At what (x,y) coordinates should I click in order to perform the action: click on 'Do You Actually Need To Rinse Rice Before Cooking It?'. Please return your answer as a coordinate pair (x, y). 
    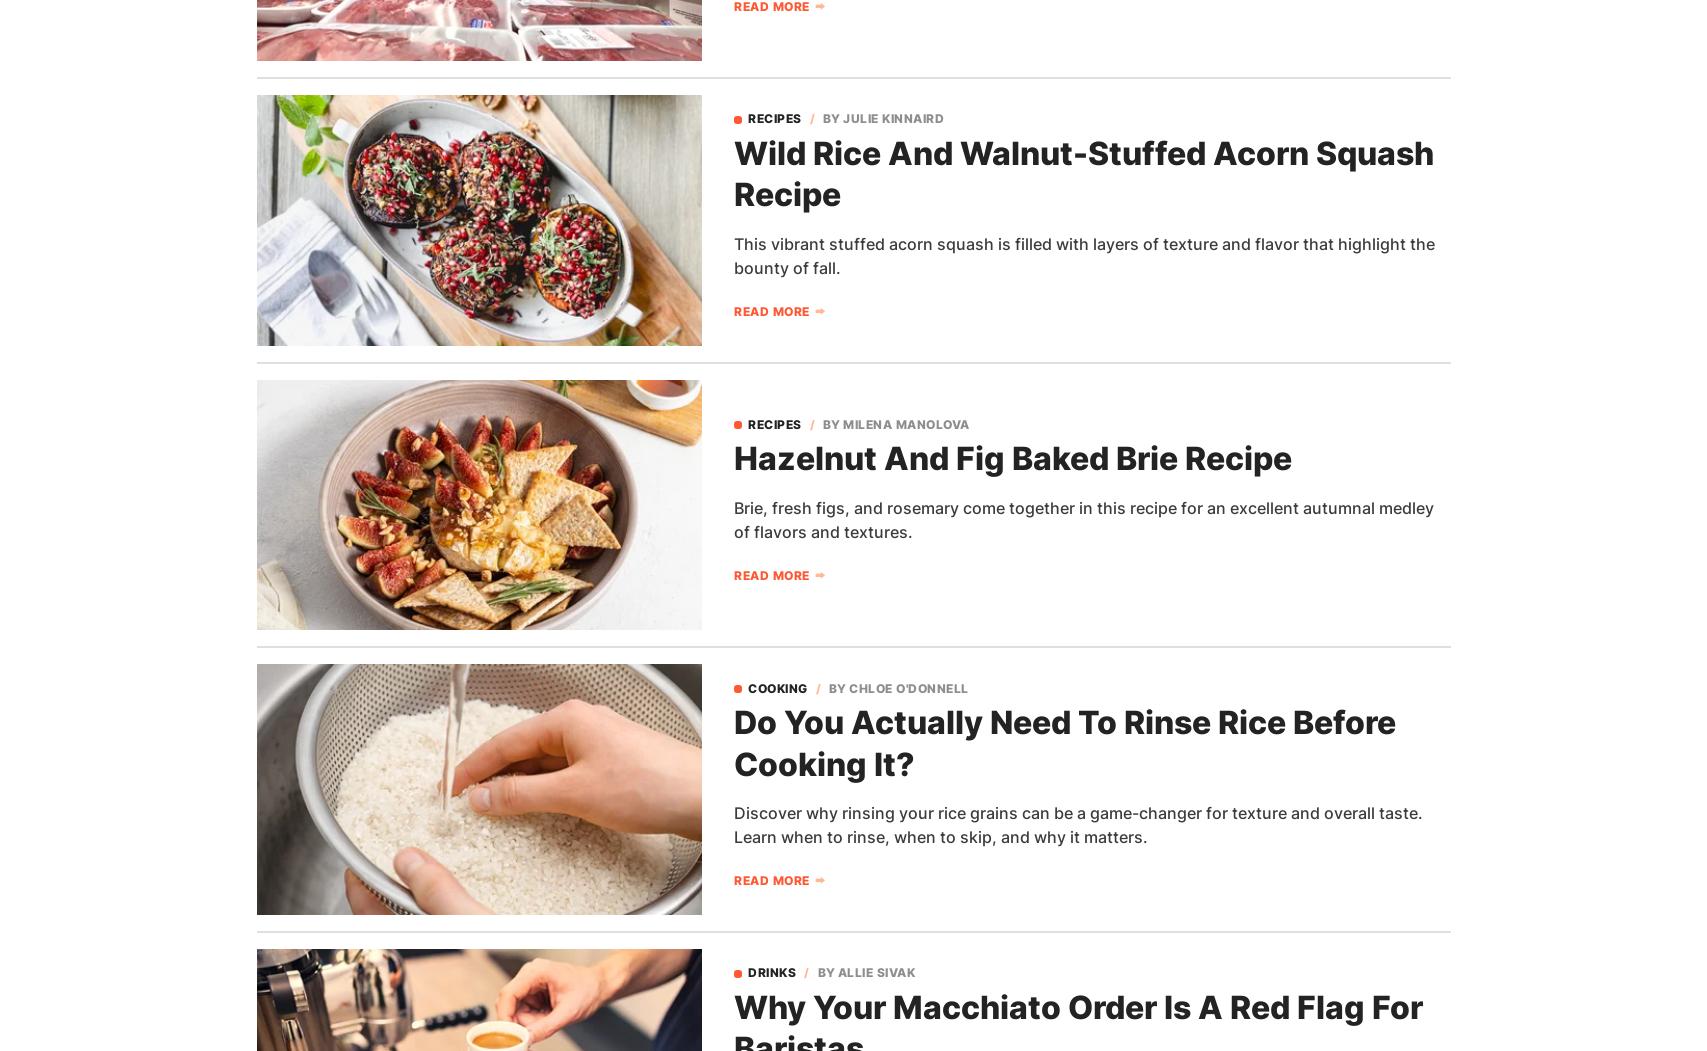
    Looking at the image, I should click on (734, 742).